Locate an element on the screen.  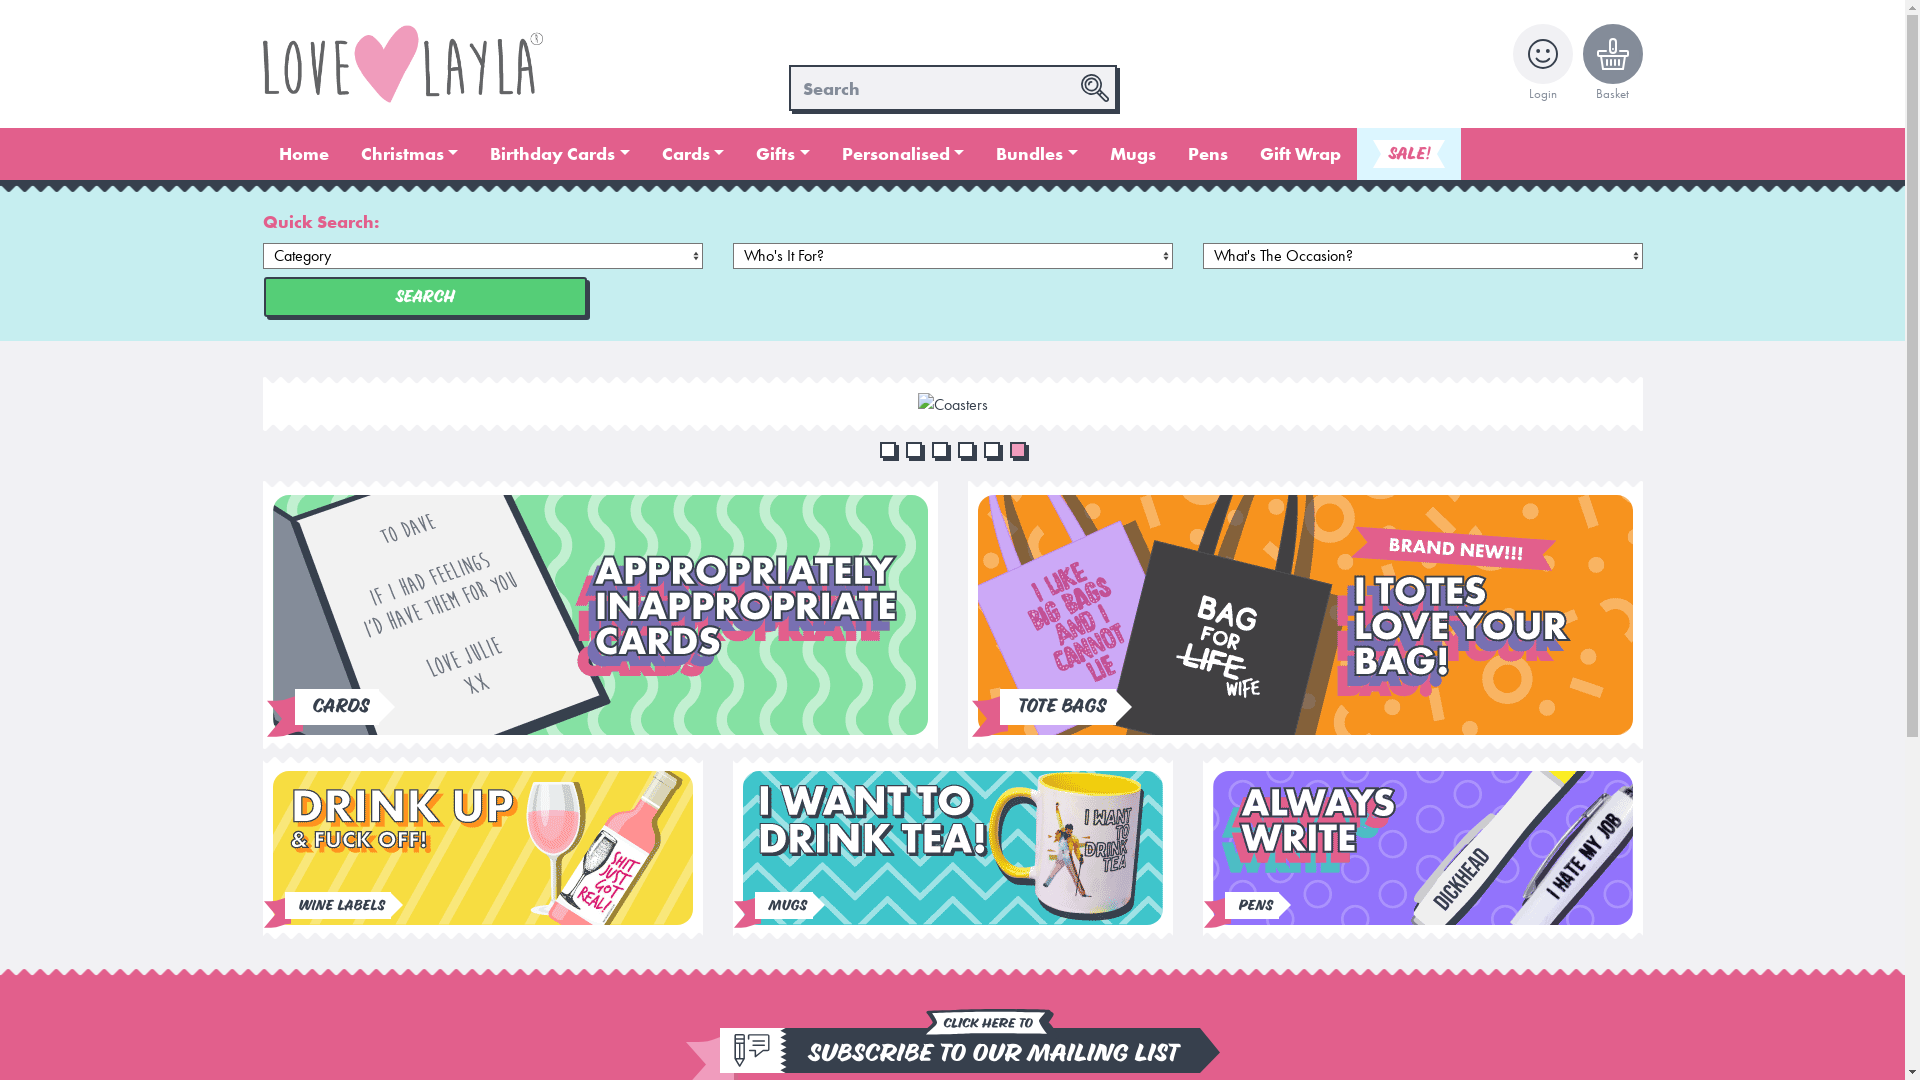
'Gift Wrap' is located at coordinates (1300, 153).